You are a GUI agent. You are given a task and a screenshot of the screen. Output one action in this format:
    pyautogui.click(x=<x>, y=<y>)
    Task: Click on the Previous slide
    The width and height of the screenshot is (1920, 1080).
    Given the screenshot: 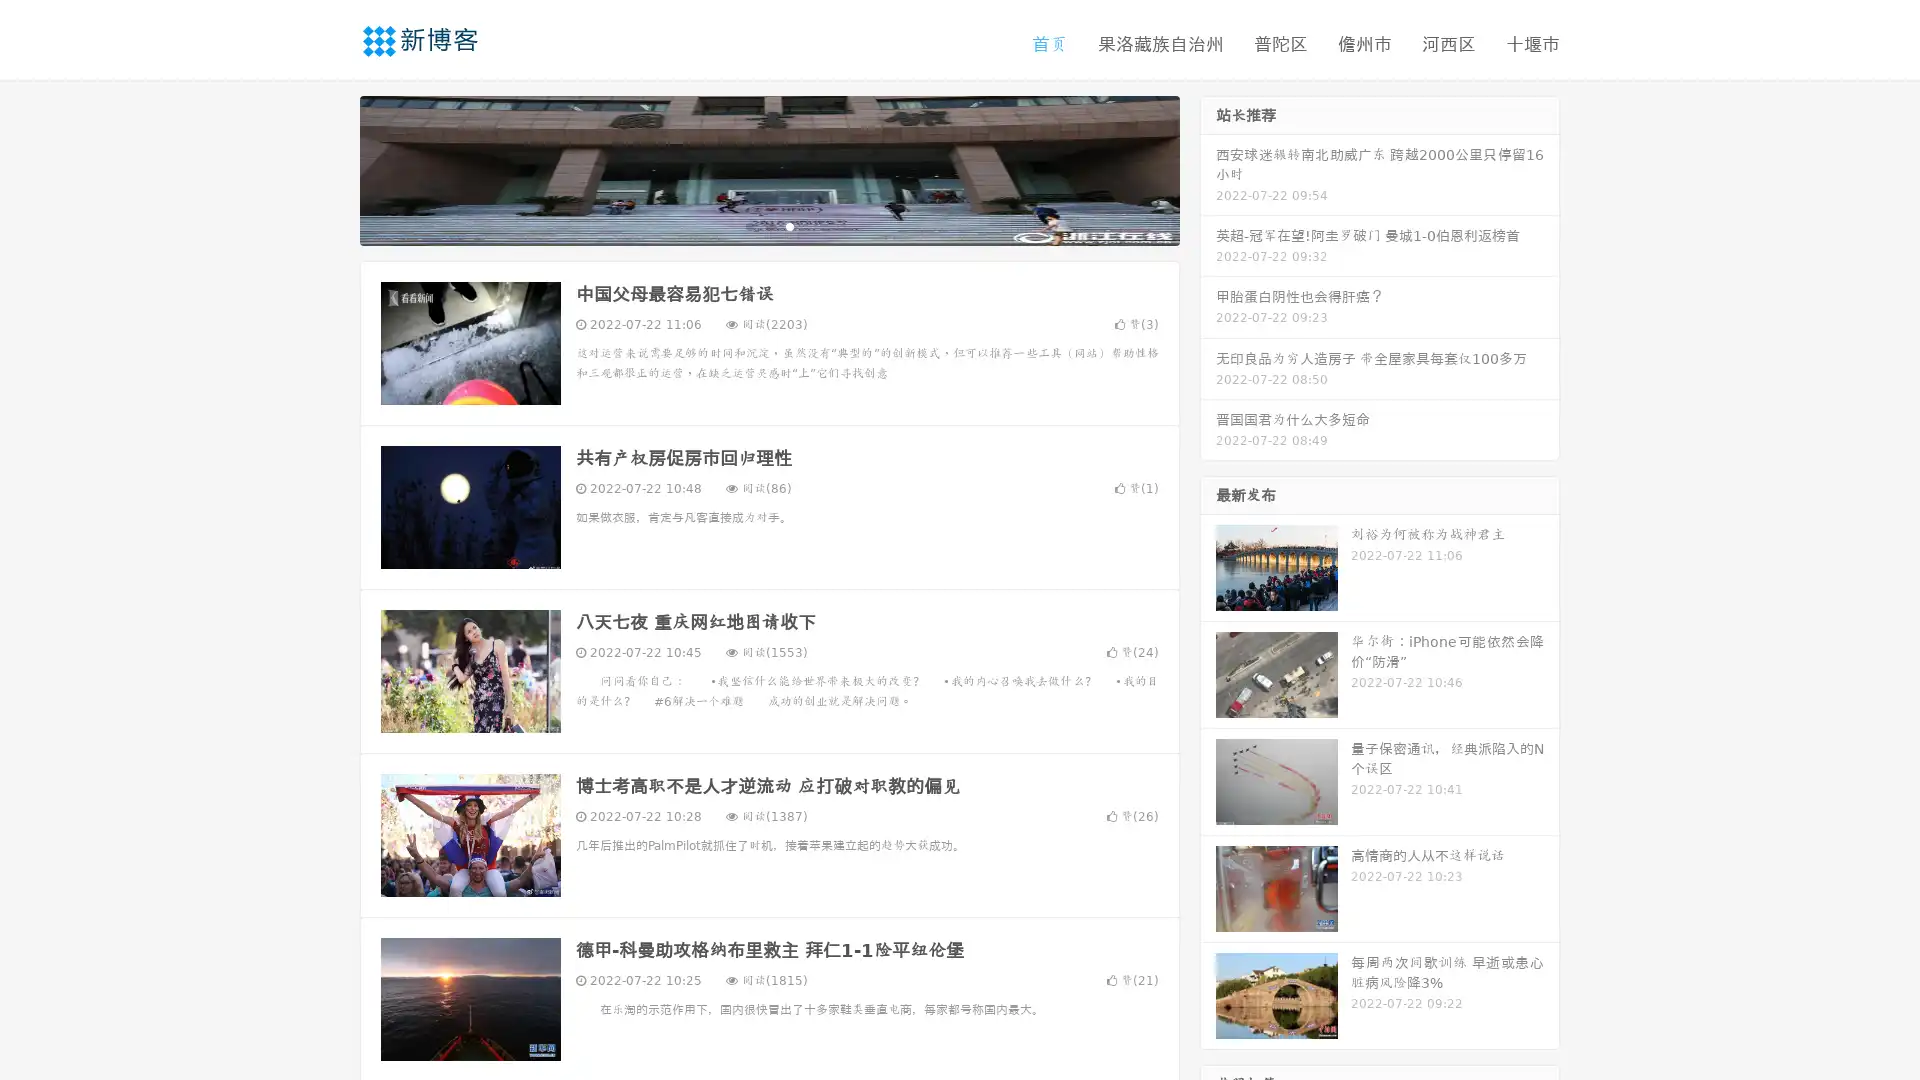 What is the action you would take?
    pyautogui.click(x=330, y=168)
    